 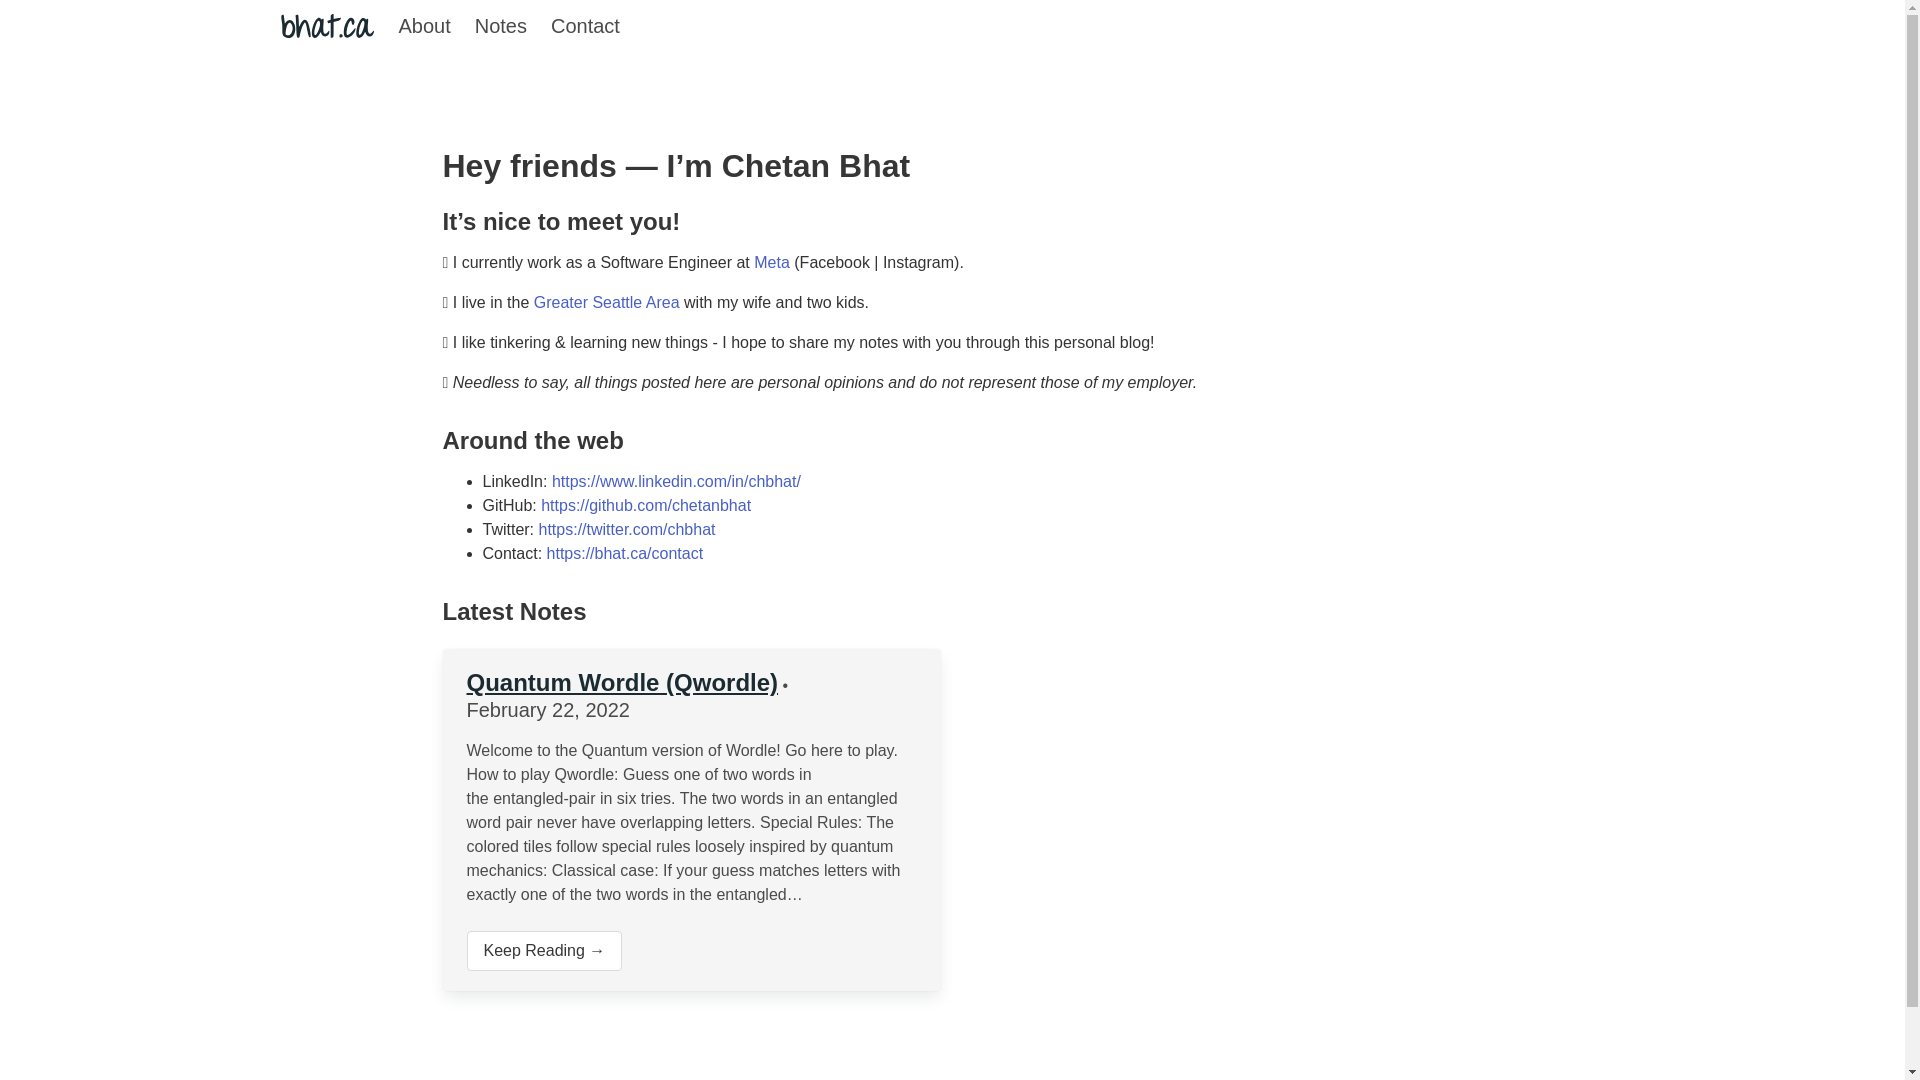 What do you see at coordinates (624, 553) in the screenshot?
I see `'https://bhat.ca/contact'` at bounding box center [624, 553].